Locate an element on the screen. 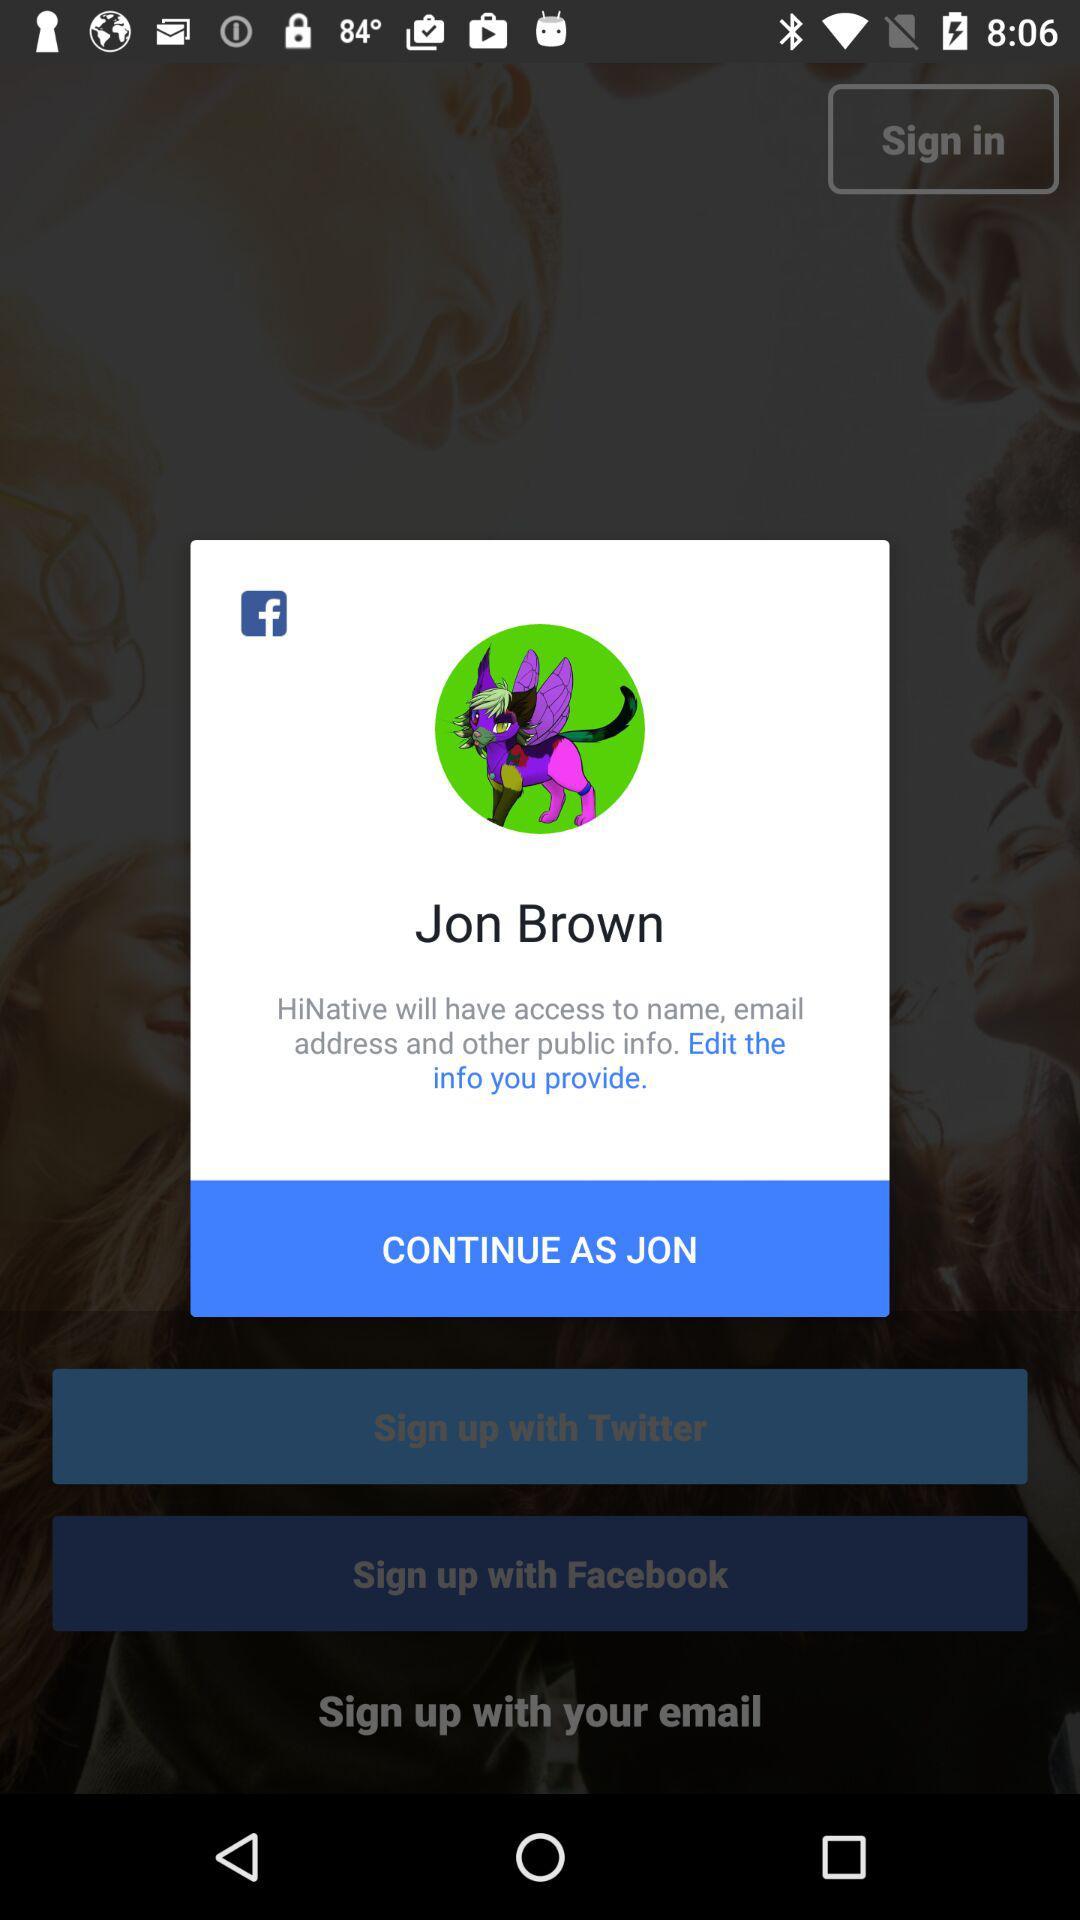 The width and height of the screenshot is (1080, 1920). the icon below hinative will have icon is located at coordinates (540, 1247).